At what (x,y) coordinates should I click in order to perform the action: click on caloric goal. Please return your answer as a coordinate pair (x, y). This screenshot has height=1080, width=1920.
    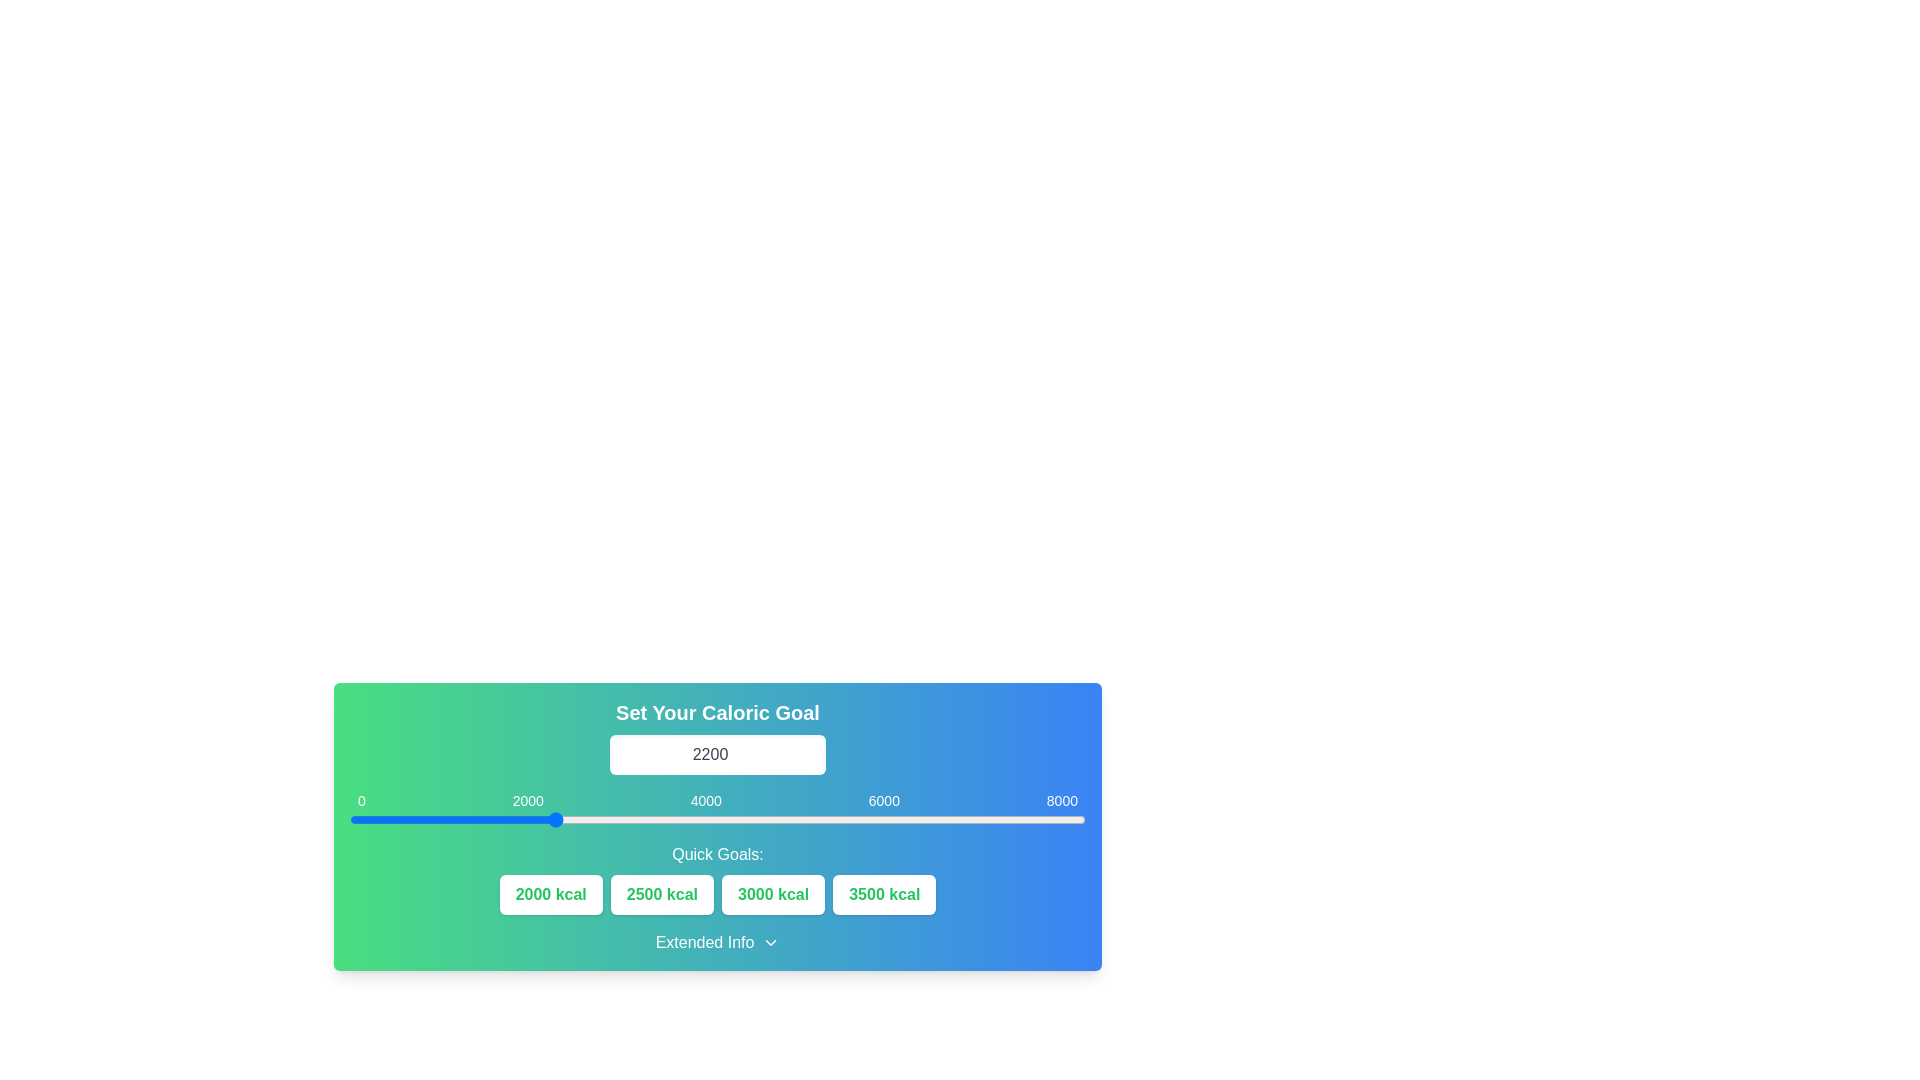
    Looking at the image, I should click on (726, 820).